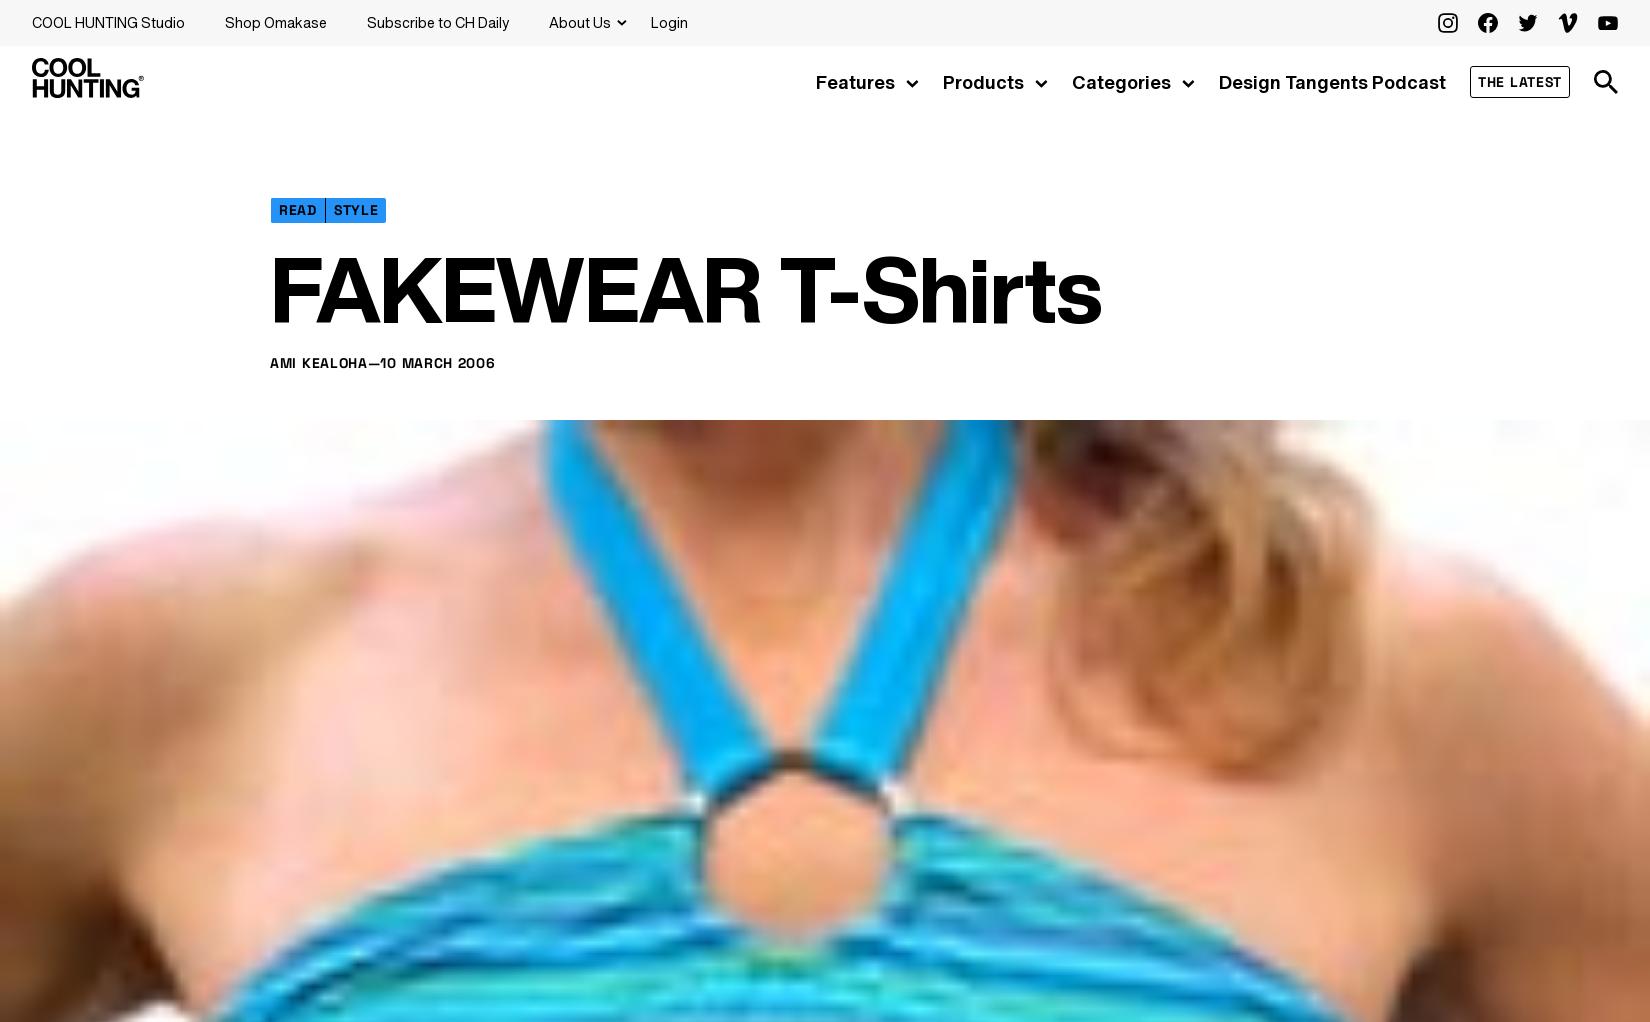  What do you see at coordinates (437, 21) in the screenshot?
I see `'Subscribe to CH Daily'` at bounding box center [437, 21].